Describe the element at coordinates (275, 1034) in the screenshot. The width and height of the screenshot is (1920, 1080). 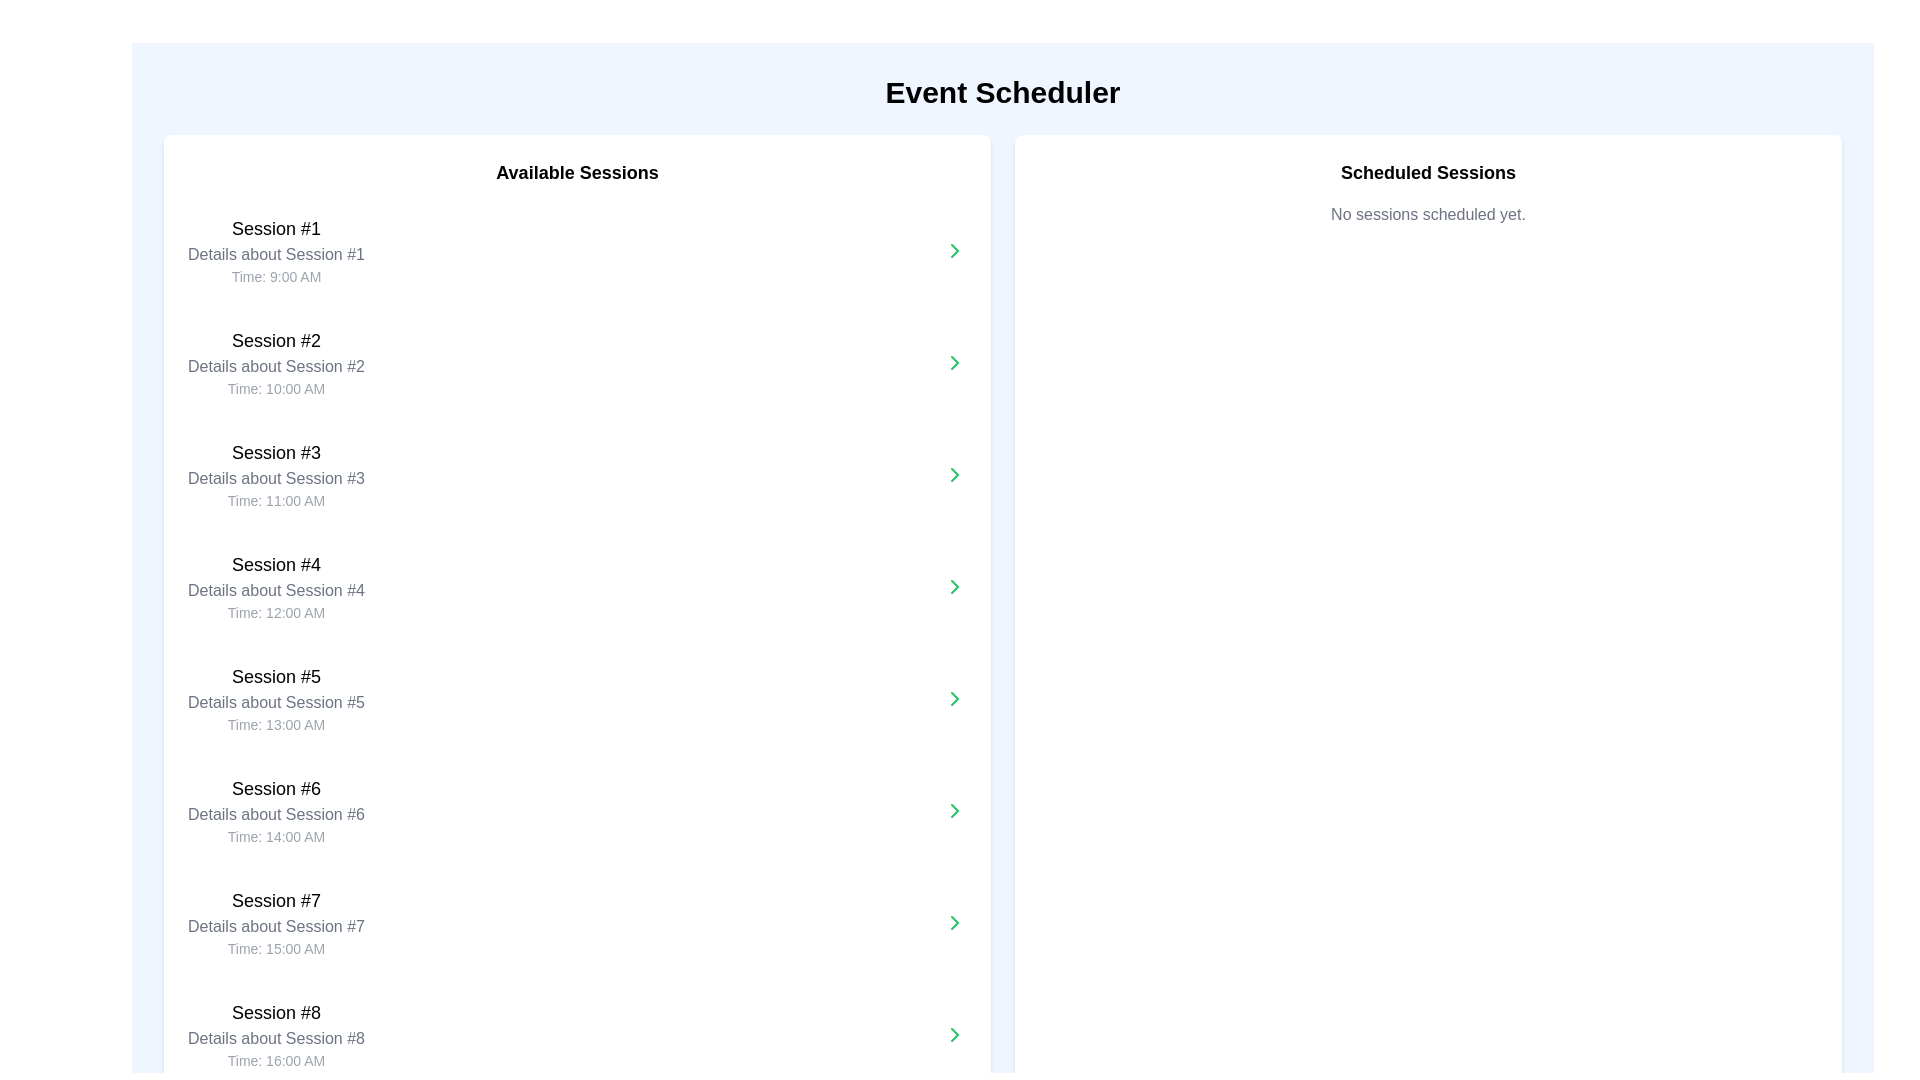
I see `detailed information displayed in the Textual Information Block for 'Session #8', which includes its title, description, and scheduled time` at that location.